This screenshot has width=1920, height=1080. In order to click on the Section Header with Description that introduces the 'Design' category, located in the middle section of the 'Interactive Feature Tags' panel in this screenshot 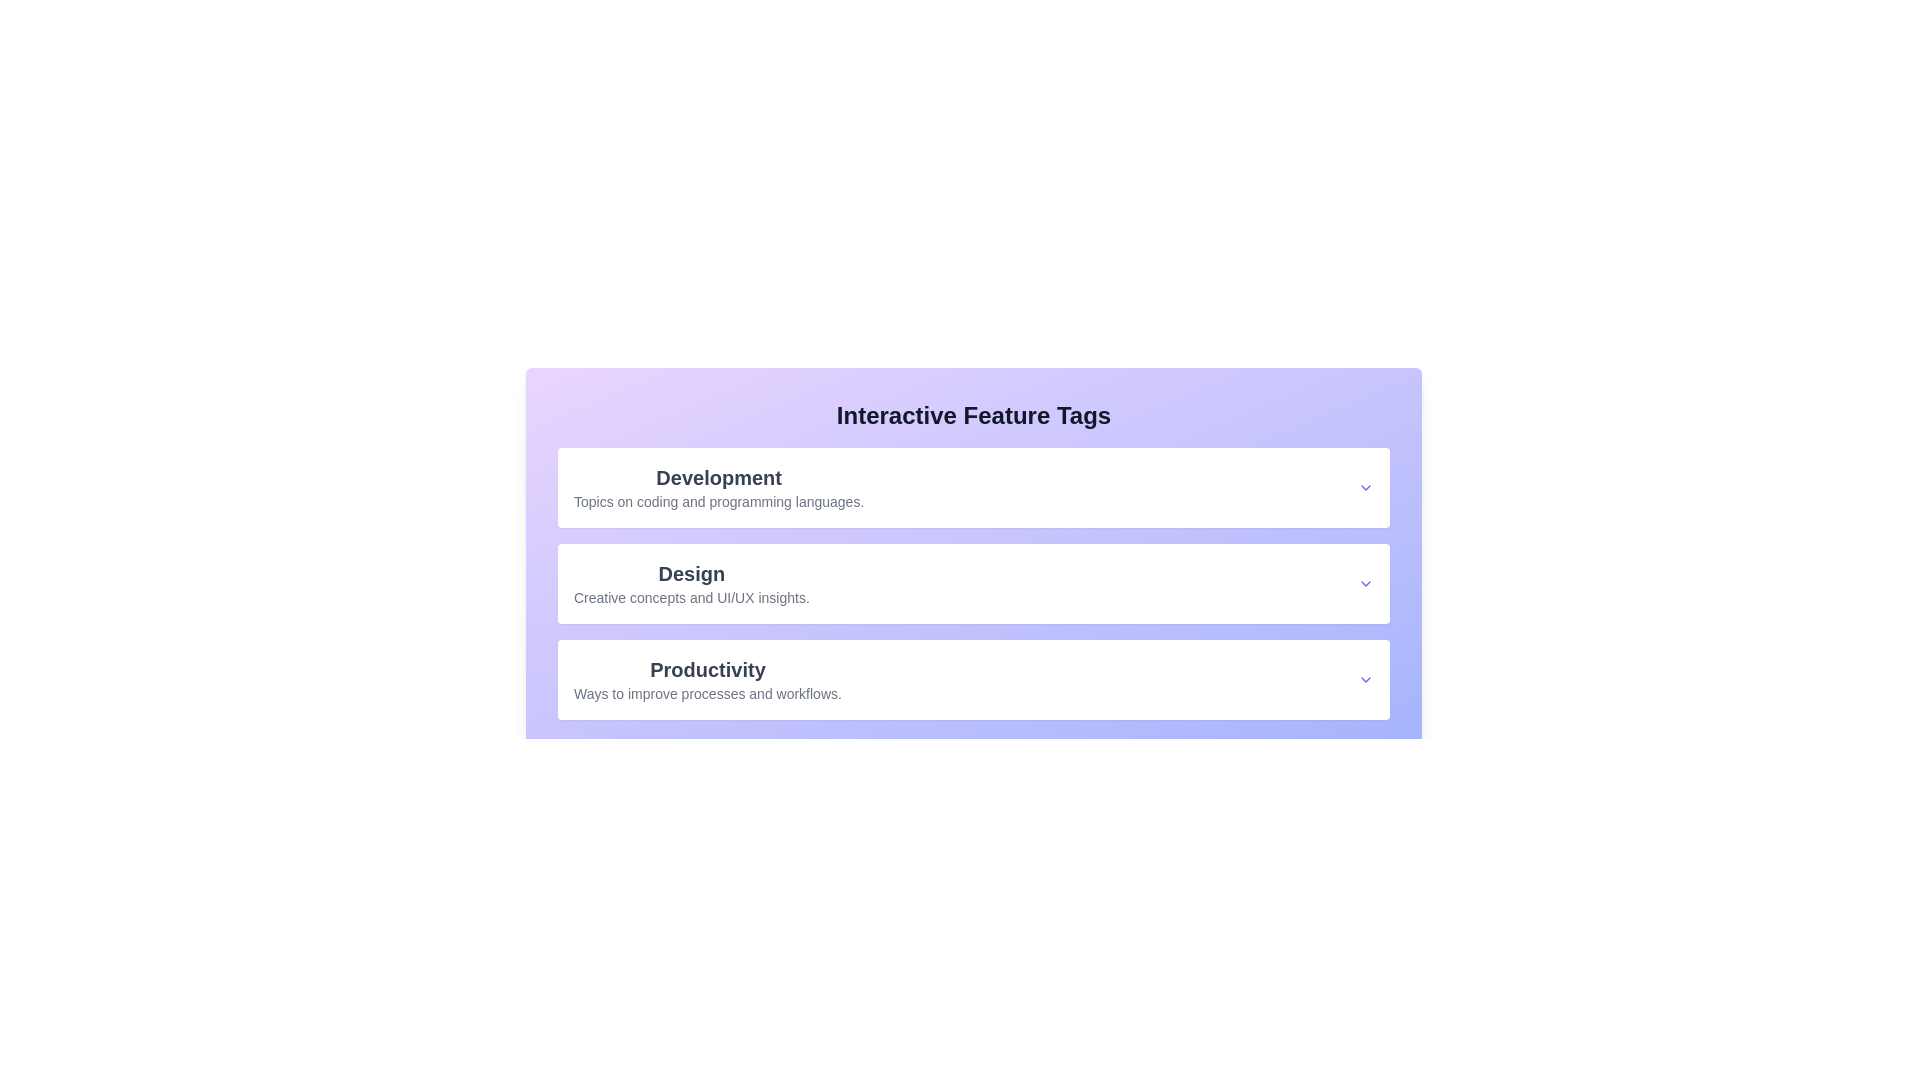, I will do `click(691, 583)`.